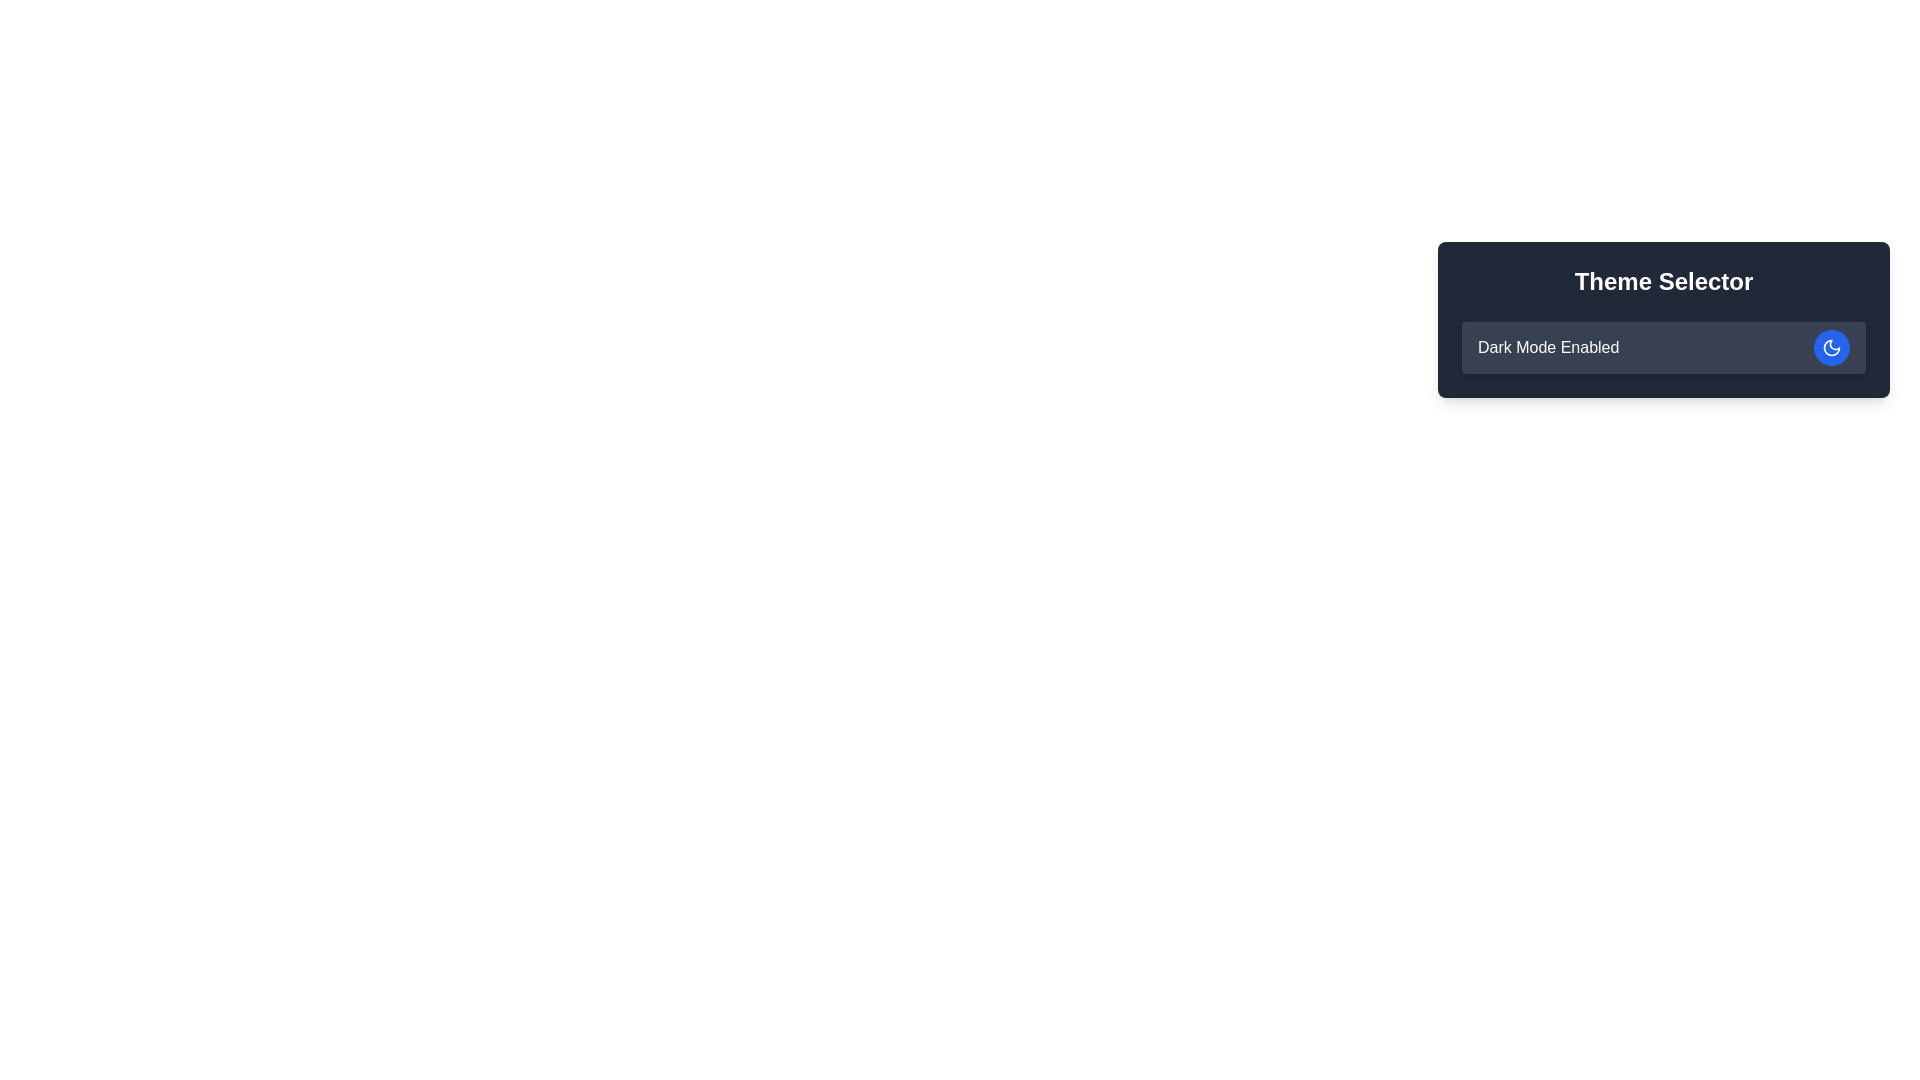  I want to click on the dark mode toggle button located to the right of the 'Dark Mode Enabled' text, so click(1832, 346).